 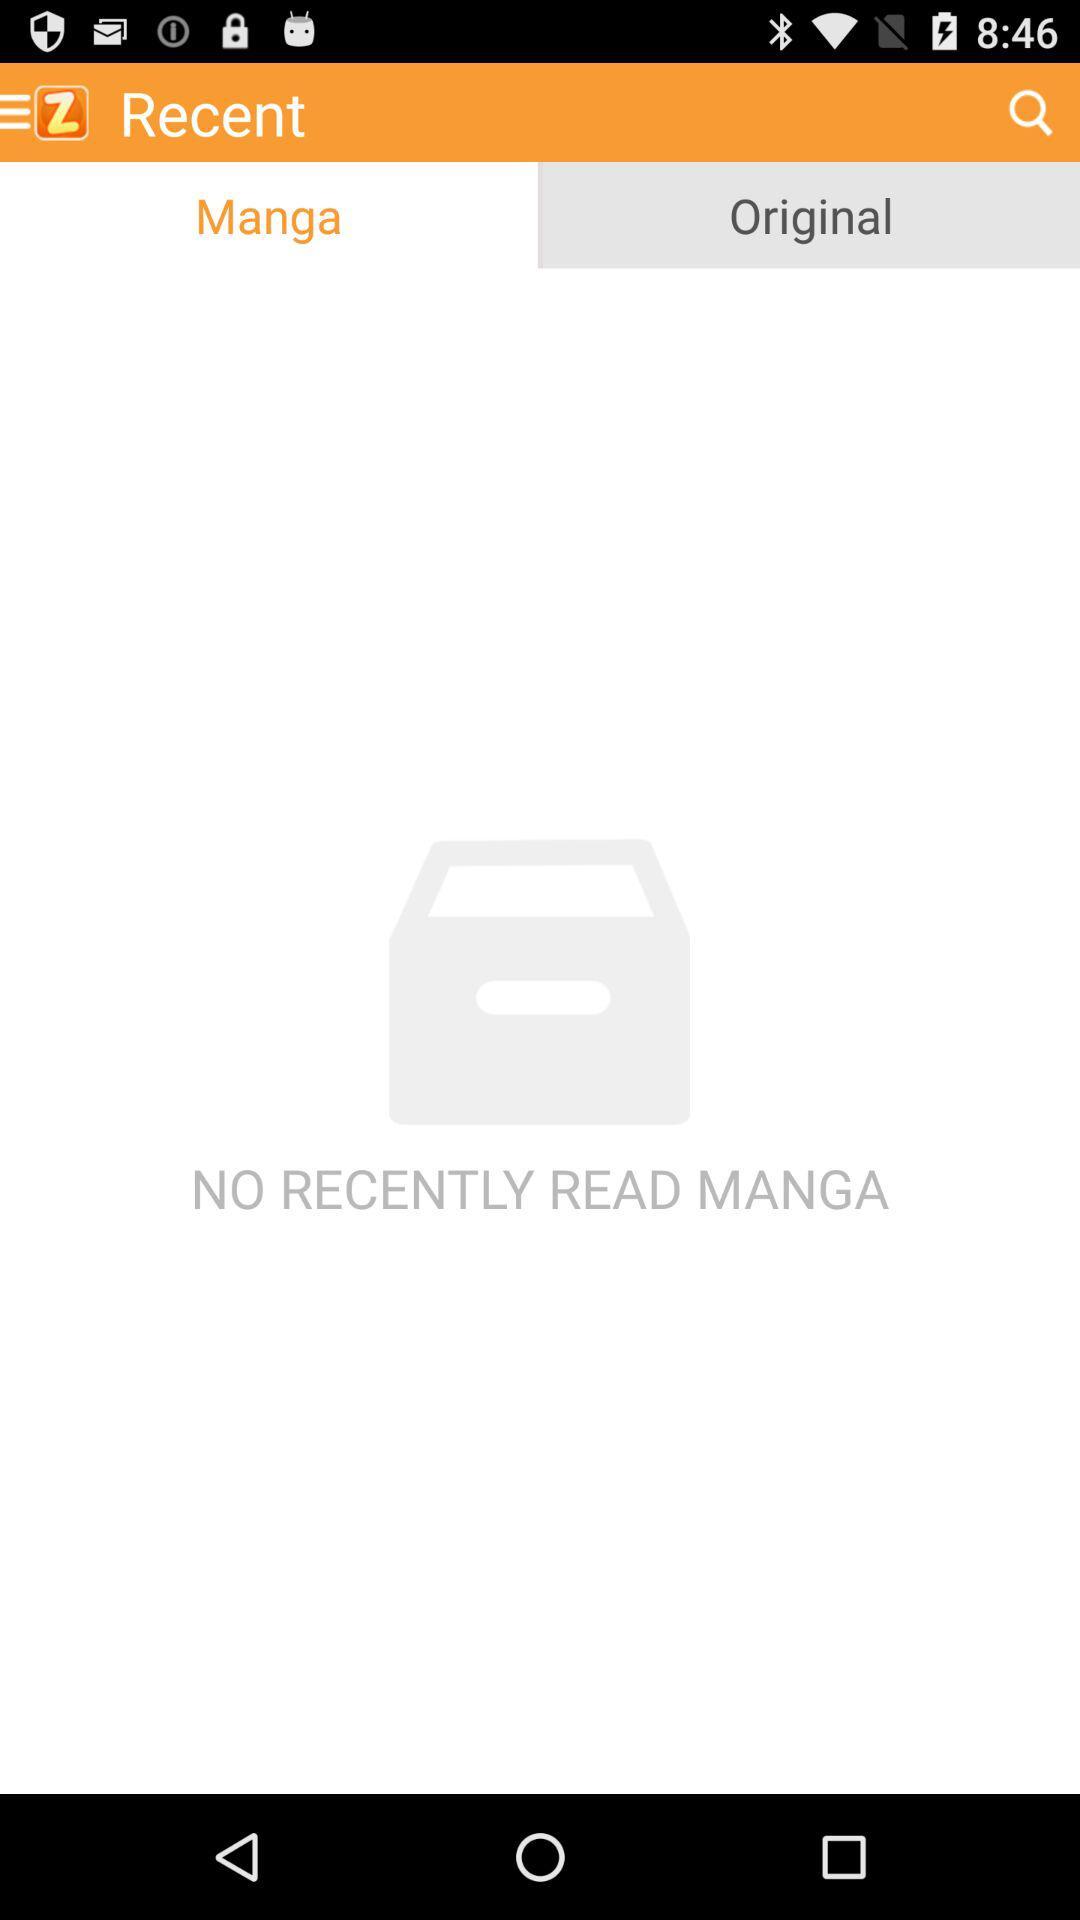 What do you see at coordinates (543, 111) in the screenshot?
I see `the recent` at bounding box center [543, 111].